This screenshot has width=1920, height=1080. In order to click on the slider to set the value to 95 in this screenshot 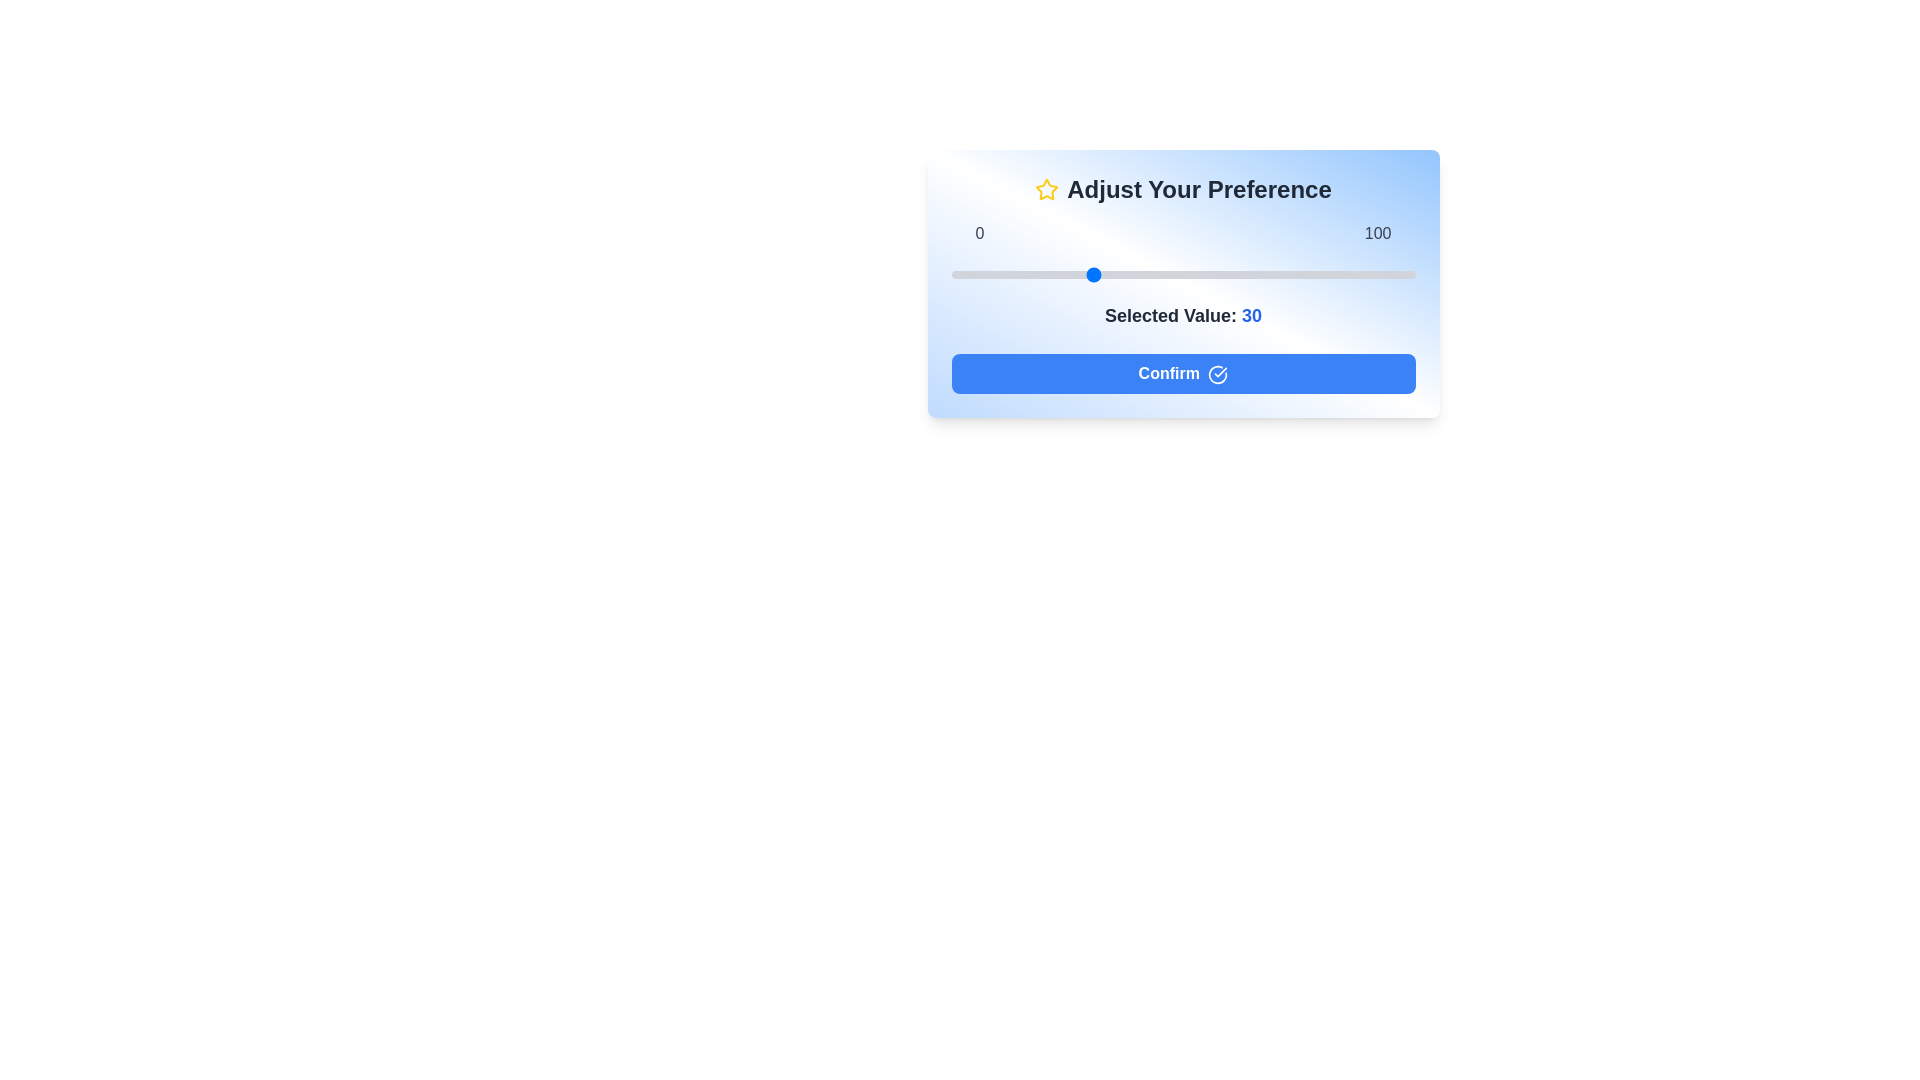, I will do `click(1391, 274)`.